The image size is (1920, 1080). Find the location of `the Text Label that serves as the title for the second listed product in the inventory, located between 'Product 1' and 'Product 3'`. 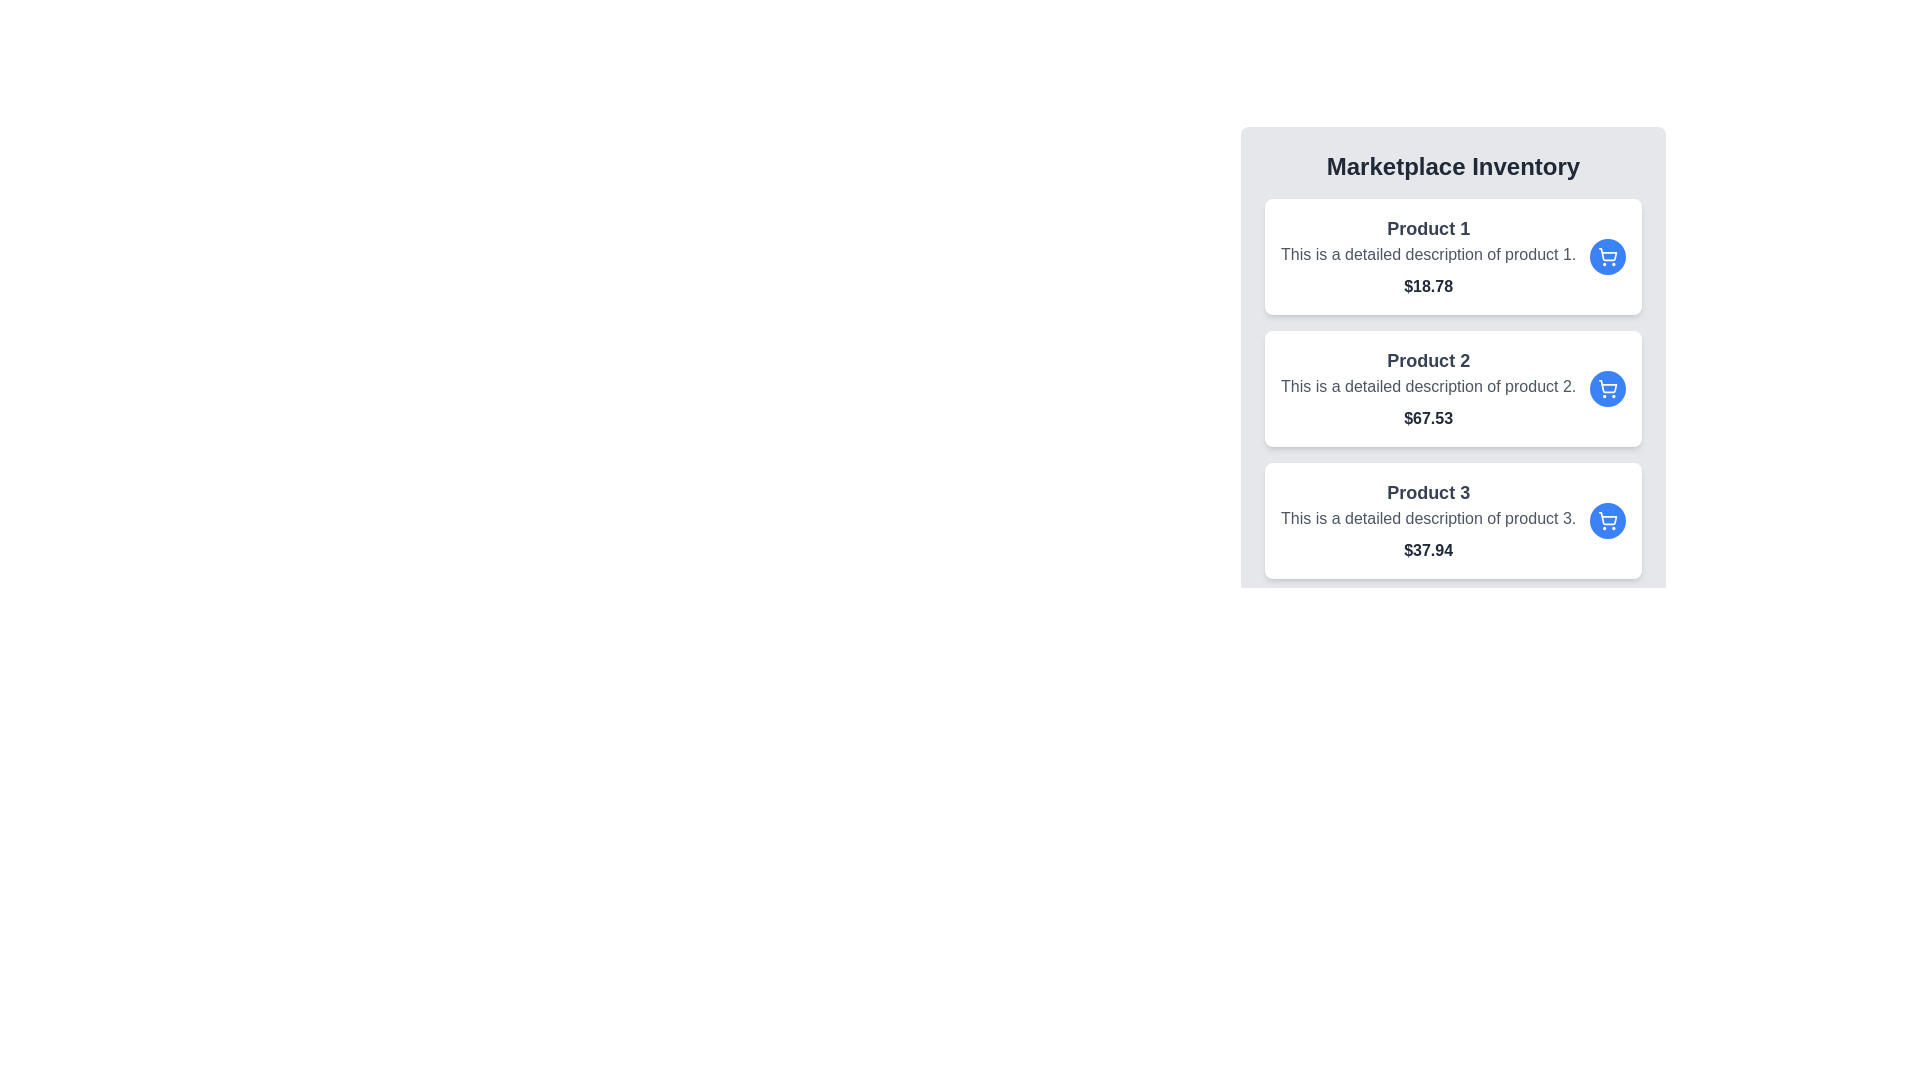

the Text Label that serves as the title for the second listed product in the inventory, located between 'Product 1' and 'Product 3' is located at coordinates (1427, 361).